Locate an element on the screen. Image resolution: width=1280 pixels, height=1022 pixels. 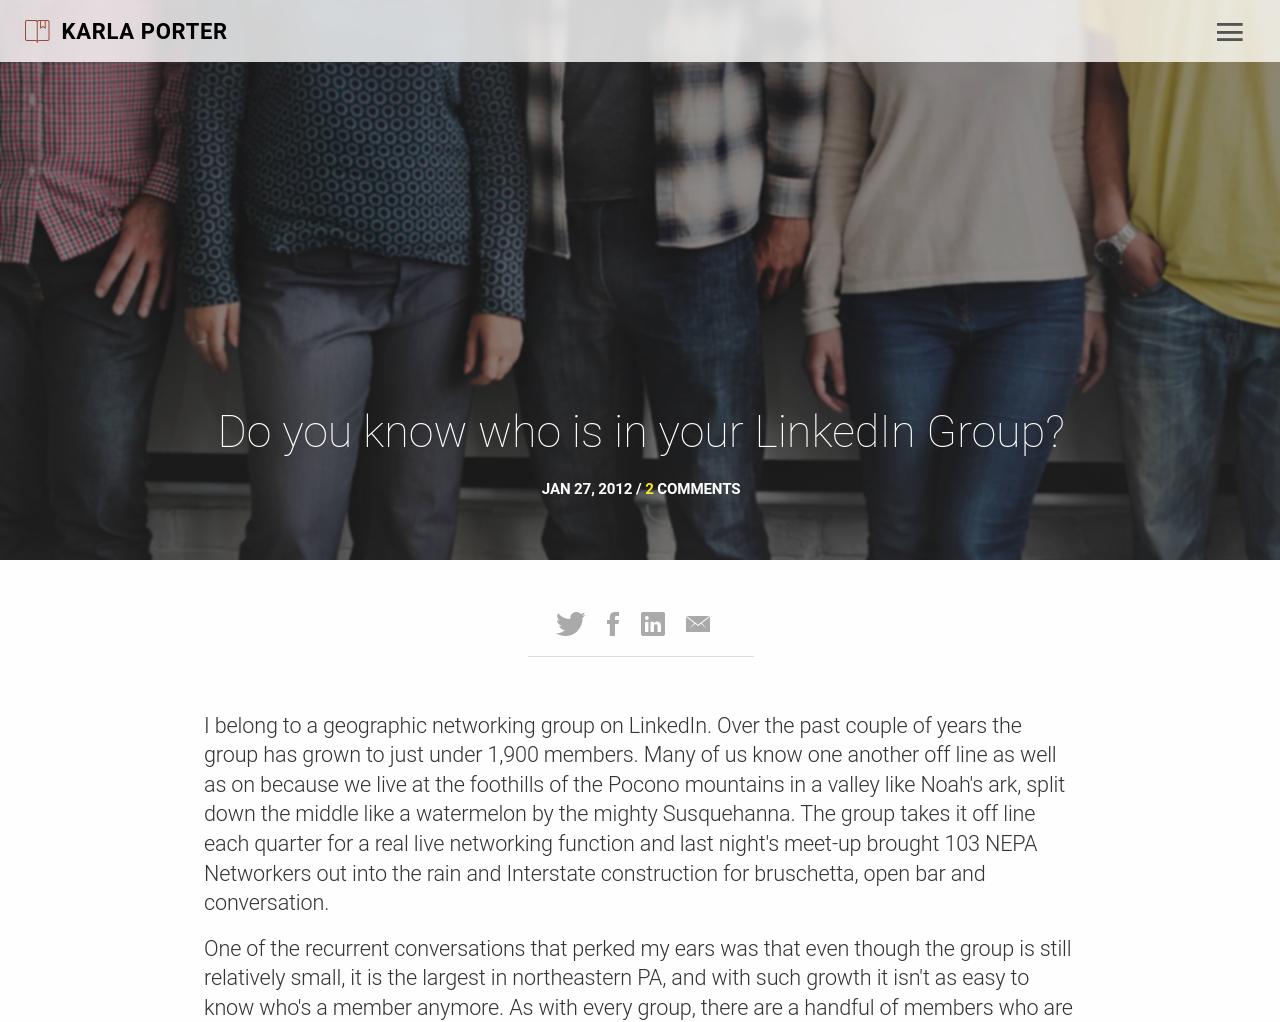
'About Me' is located at coordinates (201, 149).